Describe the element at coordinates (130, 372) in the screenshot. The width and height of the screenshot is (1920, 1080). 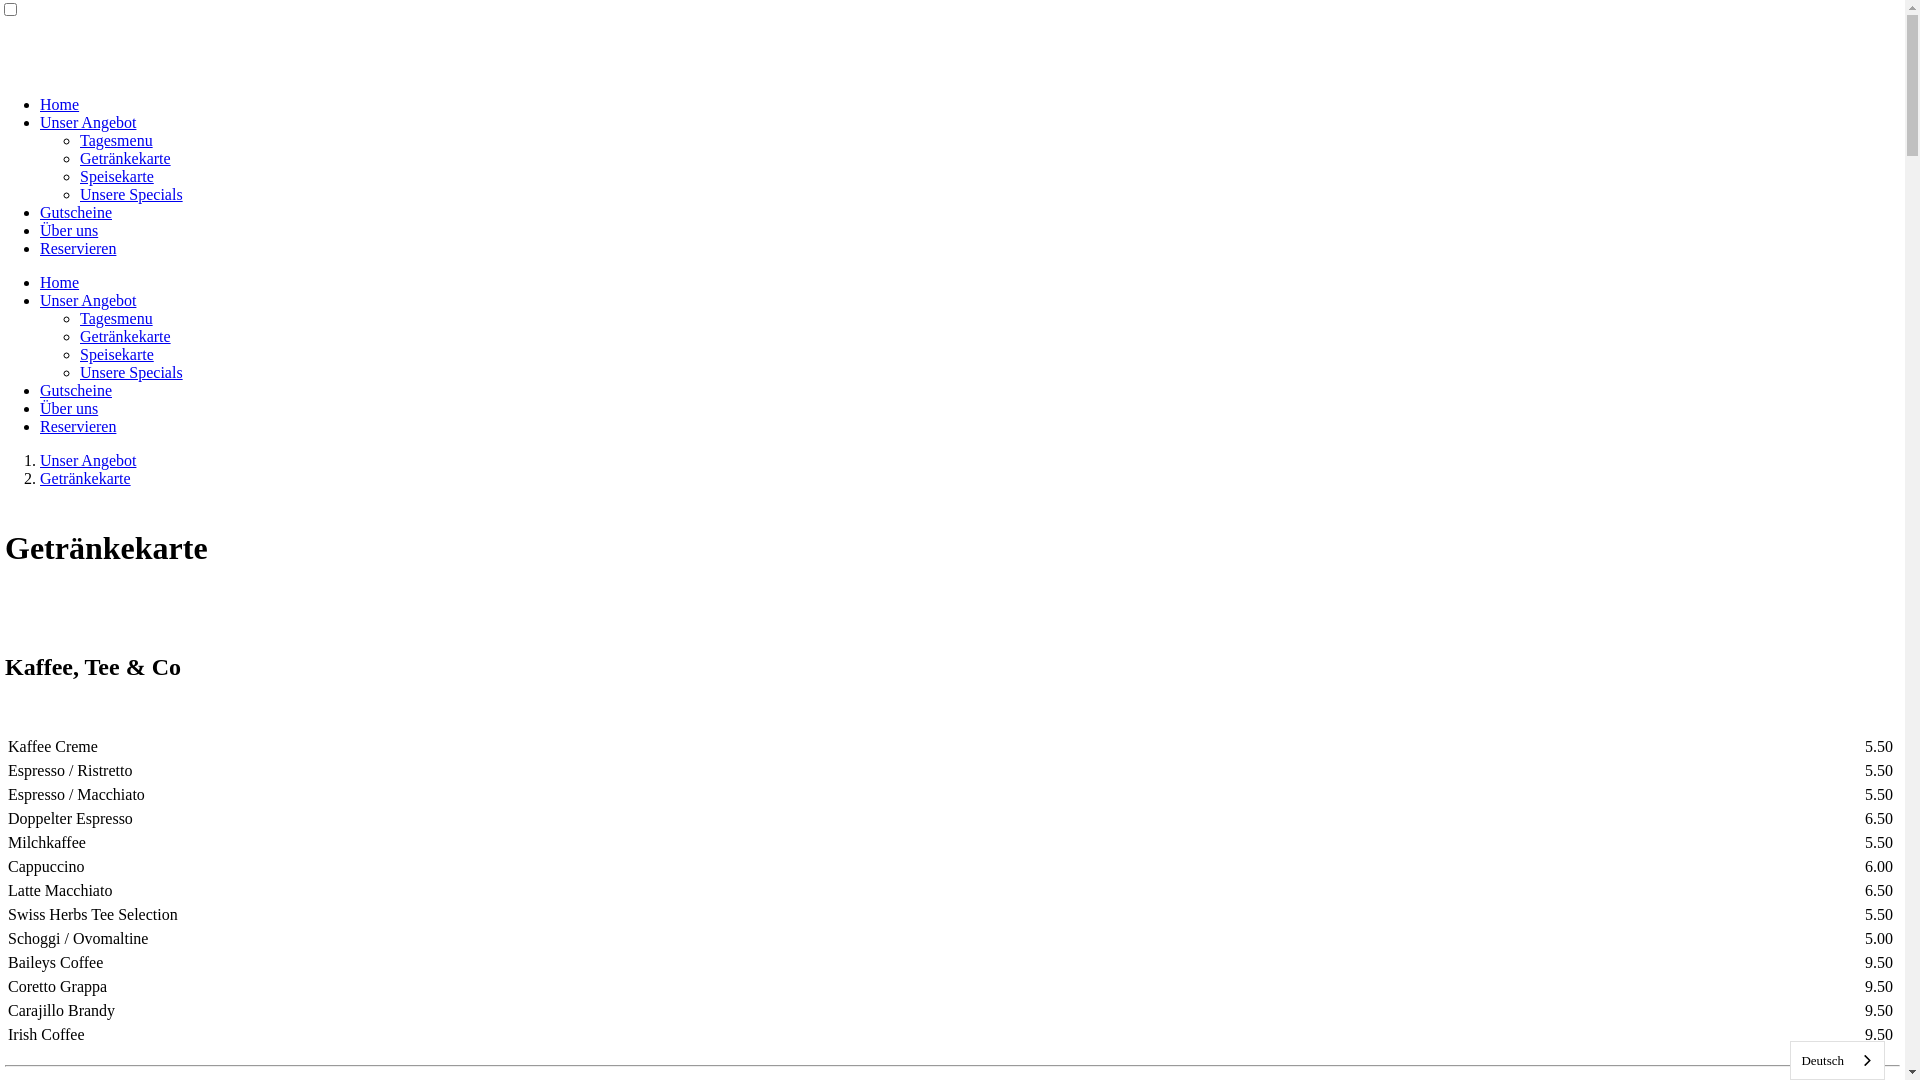
I see `'Unsere Specials'` at that location.